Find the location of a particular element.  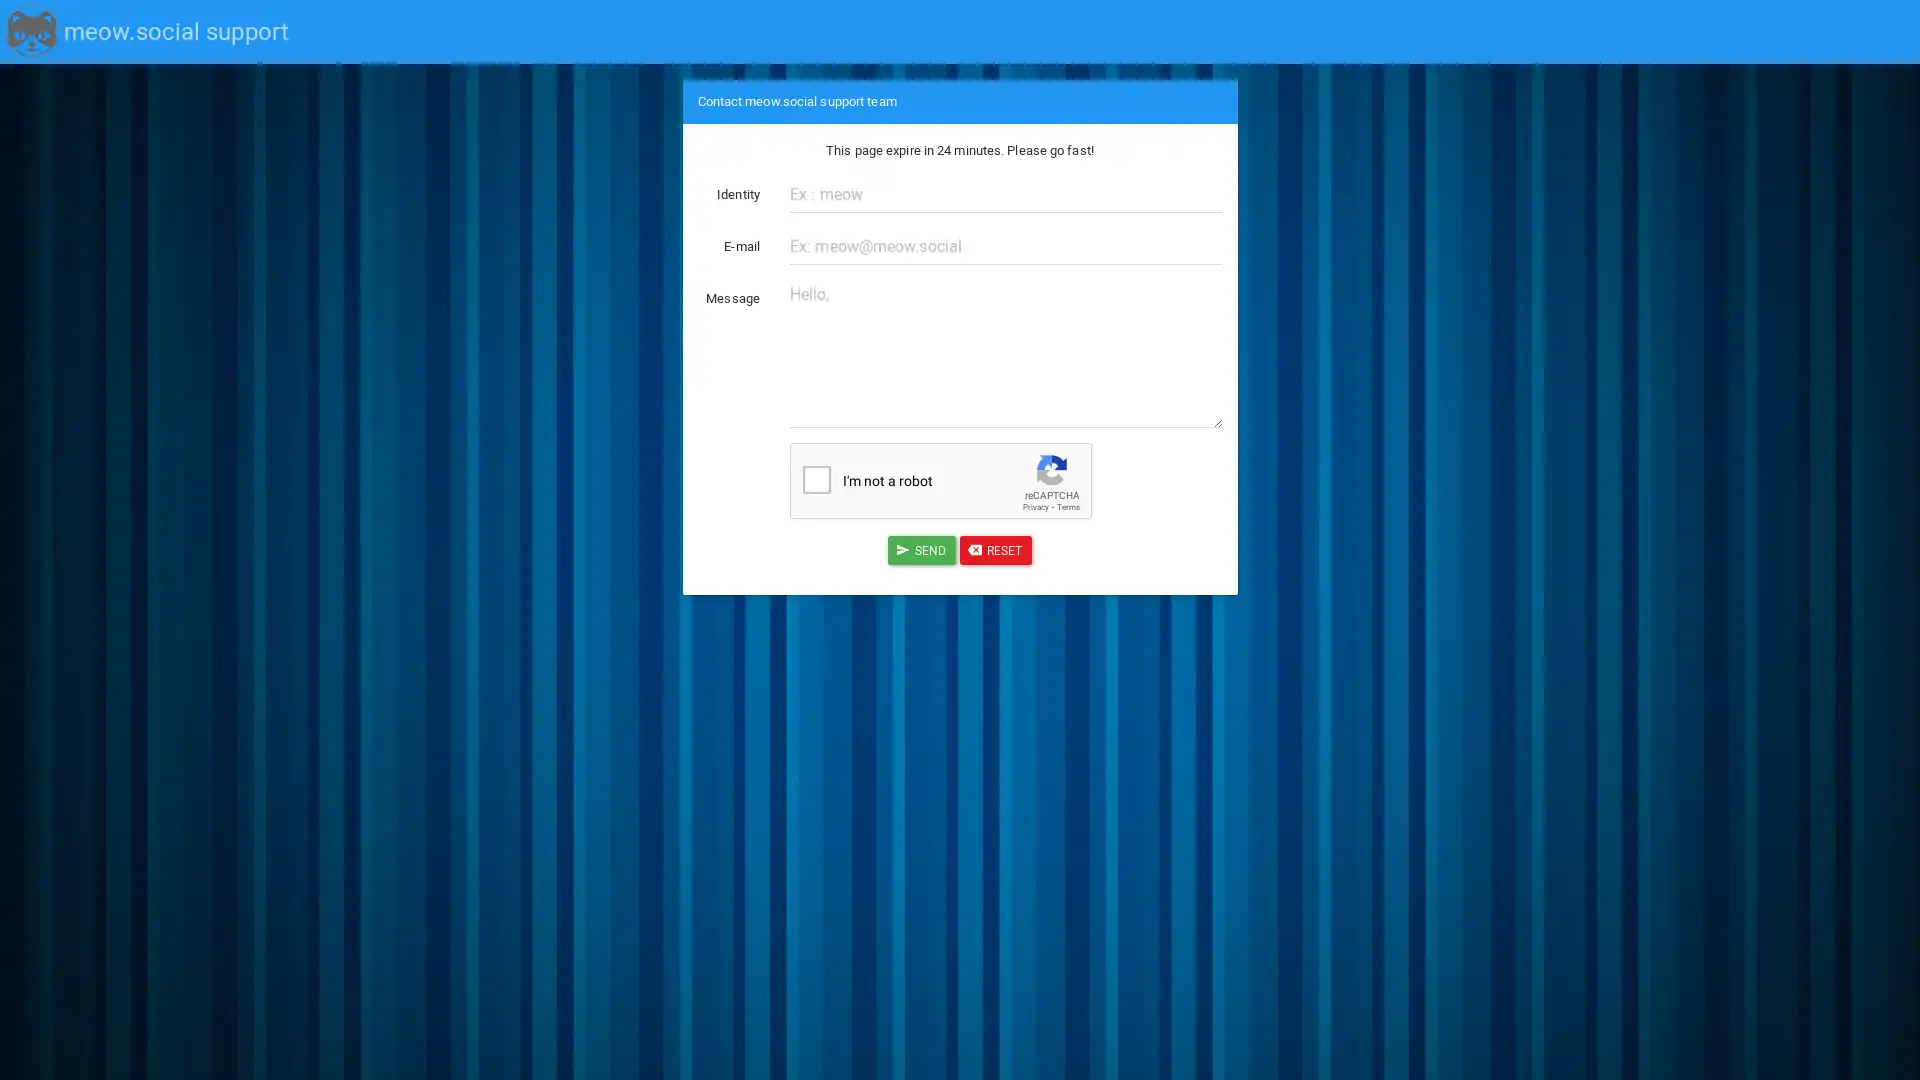

RESET is located at coordinates (995, 549).